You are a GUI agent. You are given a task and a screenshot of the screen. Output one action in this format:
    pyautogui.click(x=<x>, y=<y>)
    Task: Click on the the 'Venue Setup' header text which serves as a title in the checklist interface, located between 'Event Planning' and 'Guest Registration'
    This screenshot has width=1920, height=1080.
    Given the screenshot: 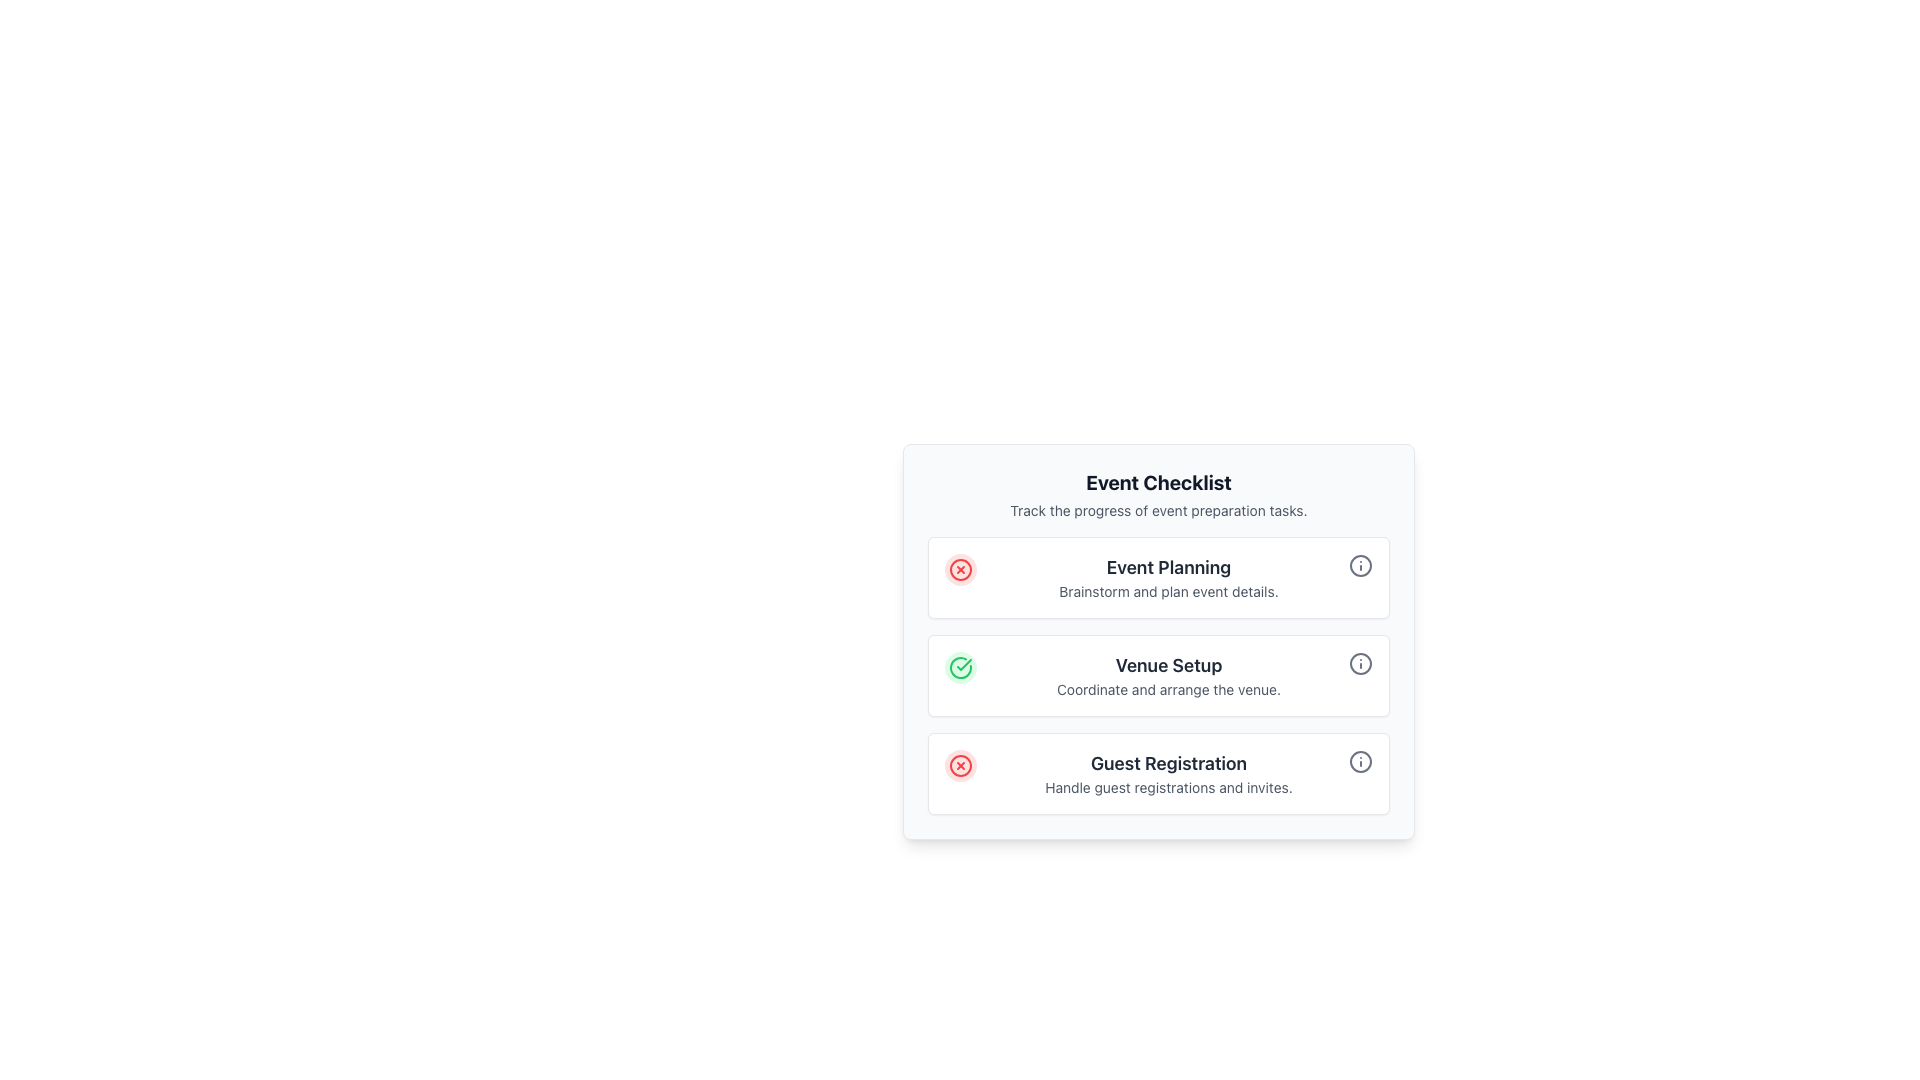 What is the action you would take?
    pyautogui.click(x=1169, y=666)
    